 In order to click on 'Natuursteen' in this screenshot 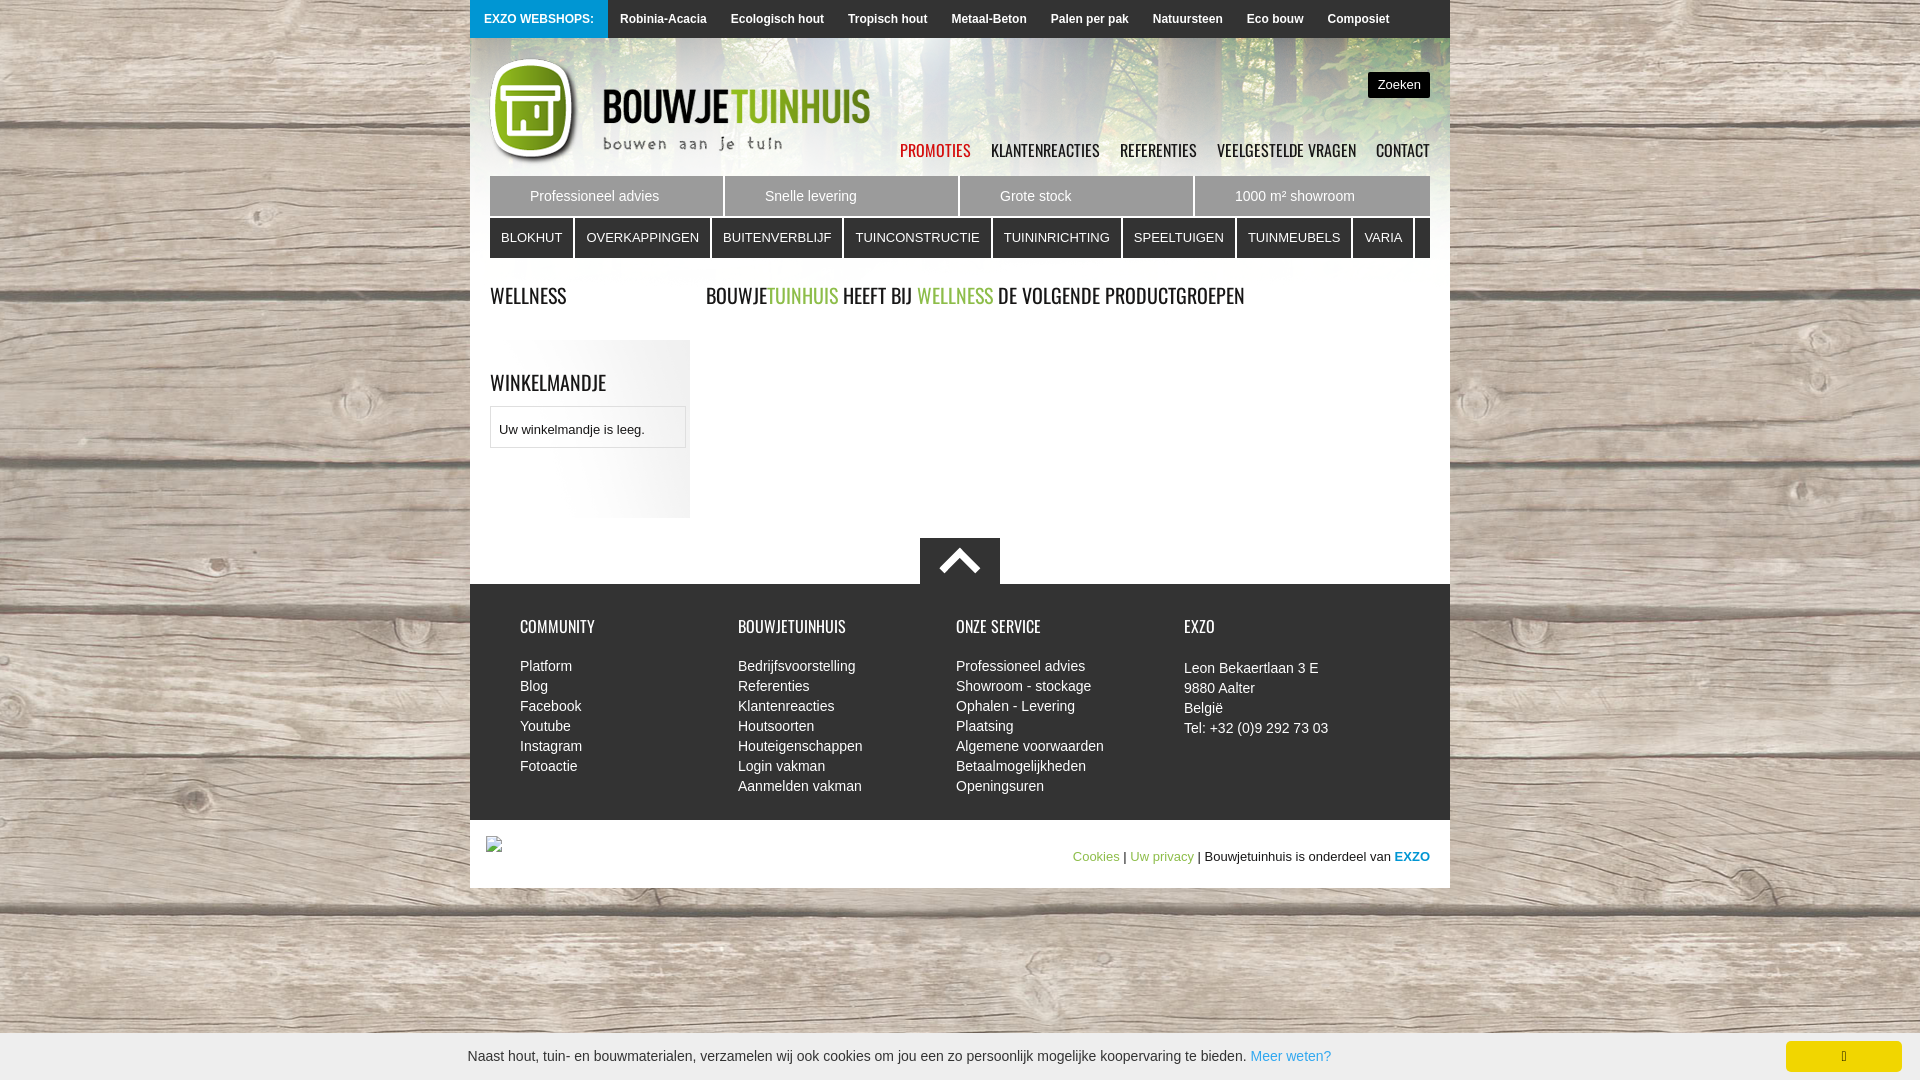, I will do `click(1141, 19)`.